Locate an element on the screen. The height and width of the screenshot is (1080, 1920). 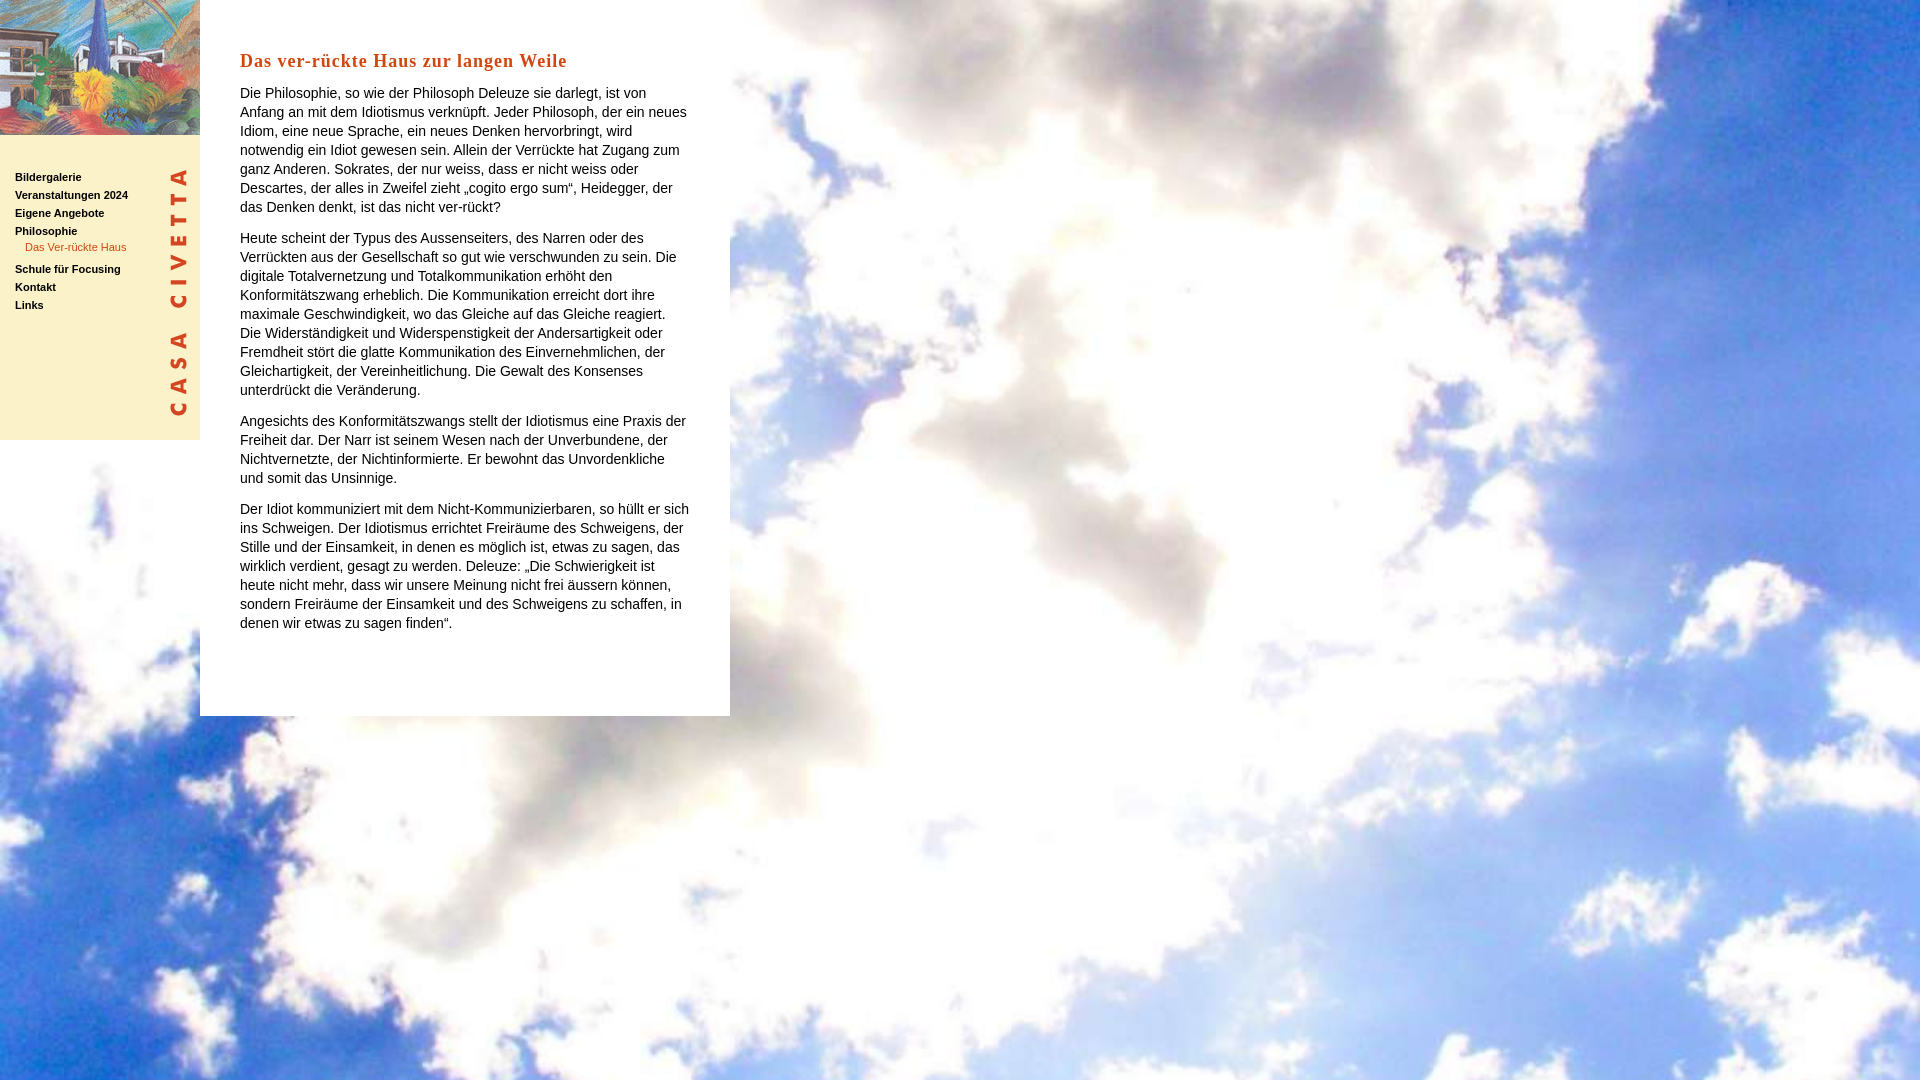
'Bildergalerie' is located at coordinates (48, 176).